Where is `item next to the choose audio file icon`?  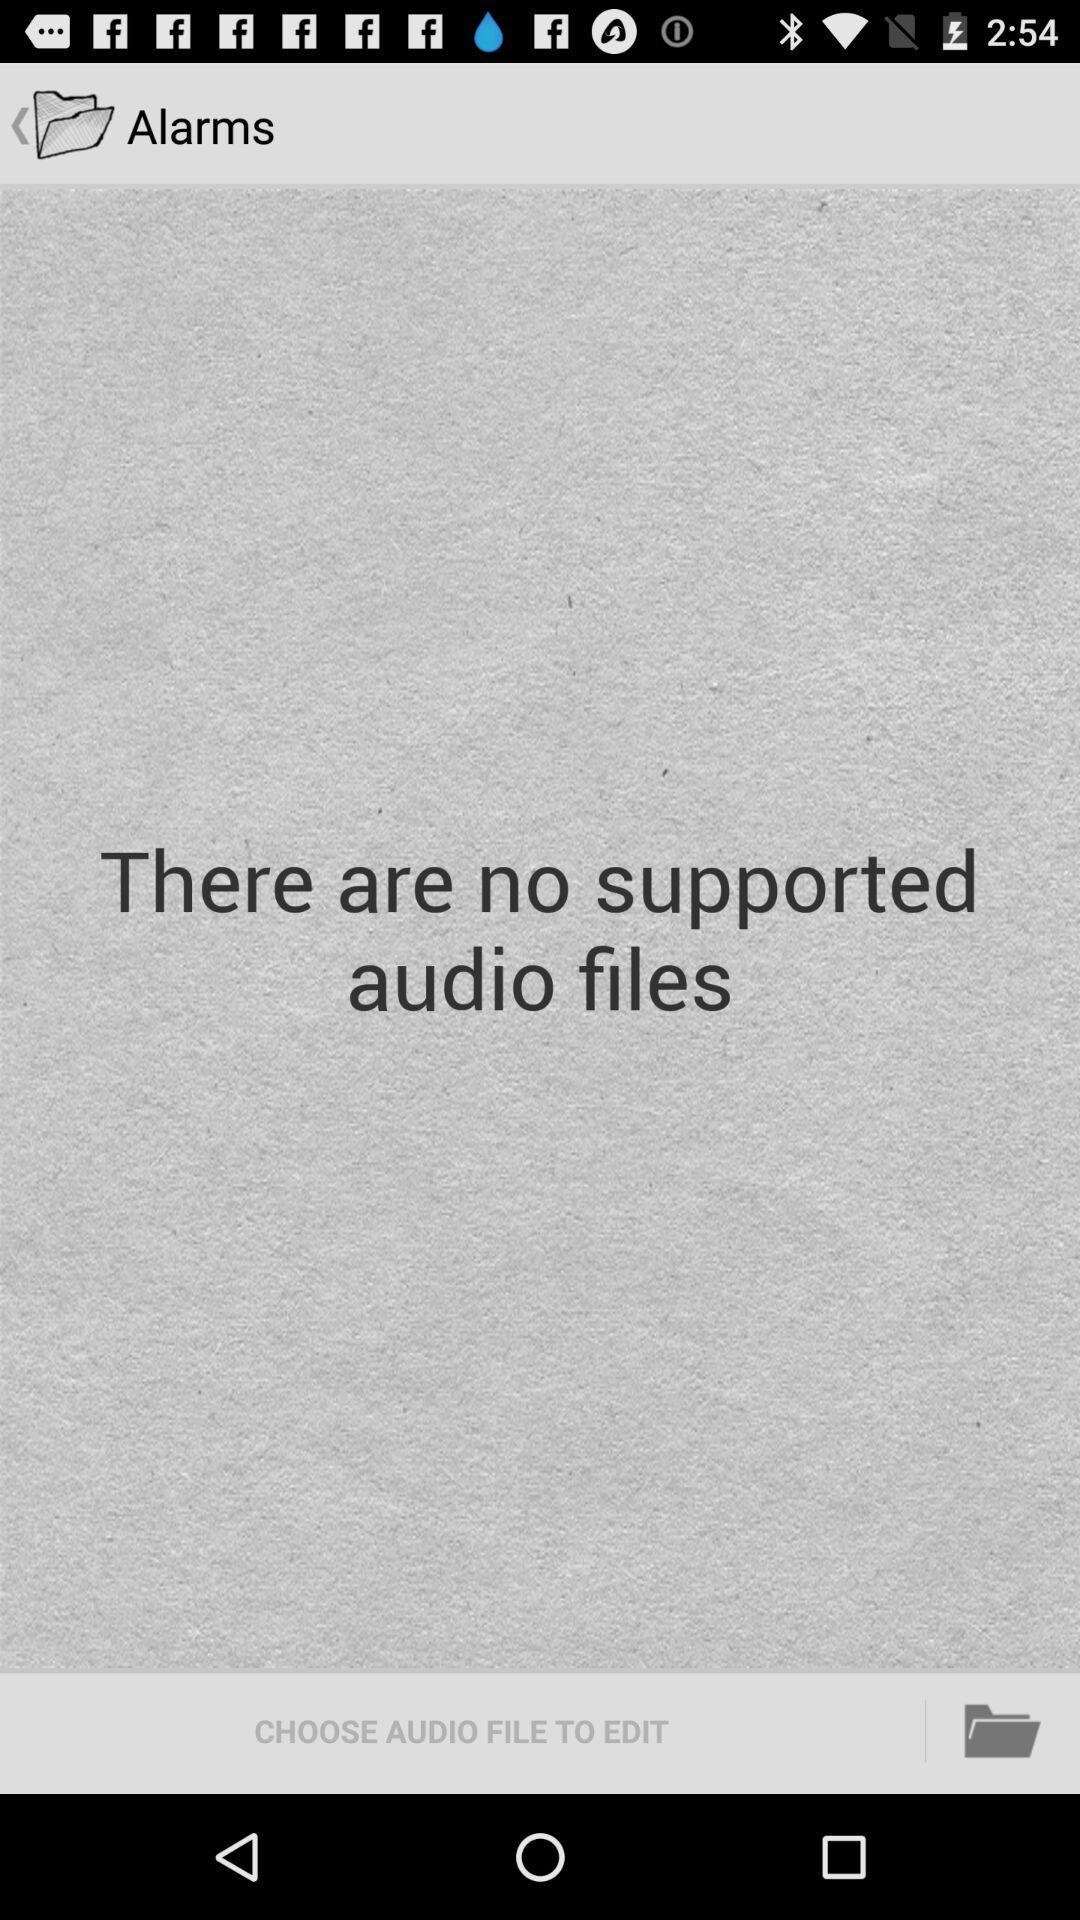 item next to the choose audio file icon is located at coordinates (1003, 1730).